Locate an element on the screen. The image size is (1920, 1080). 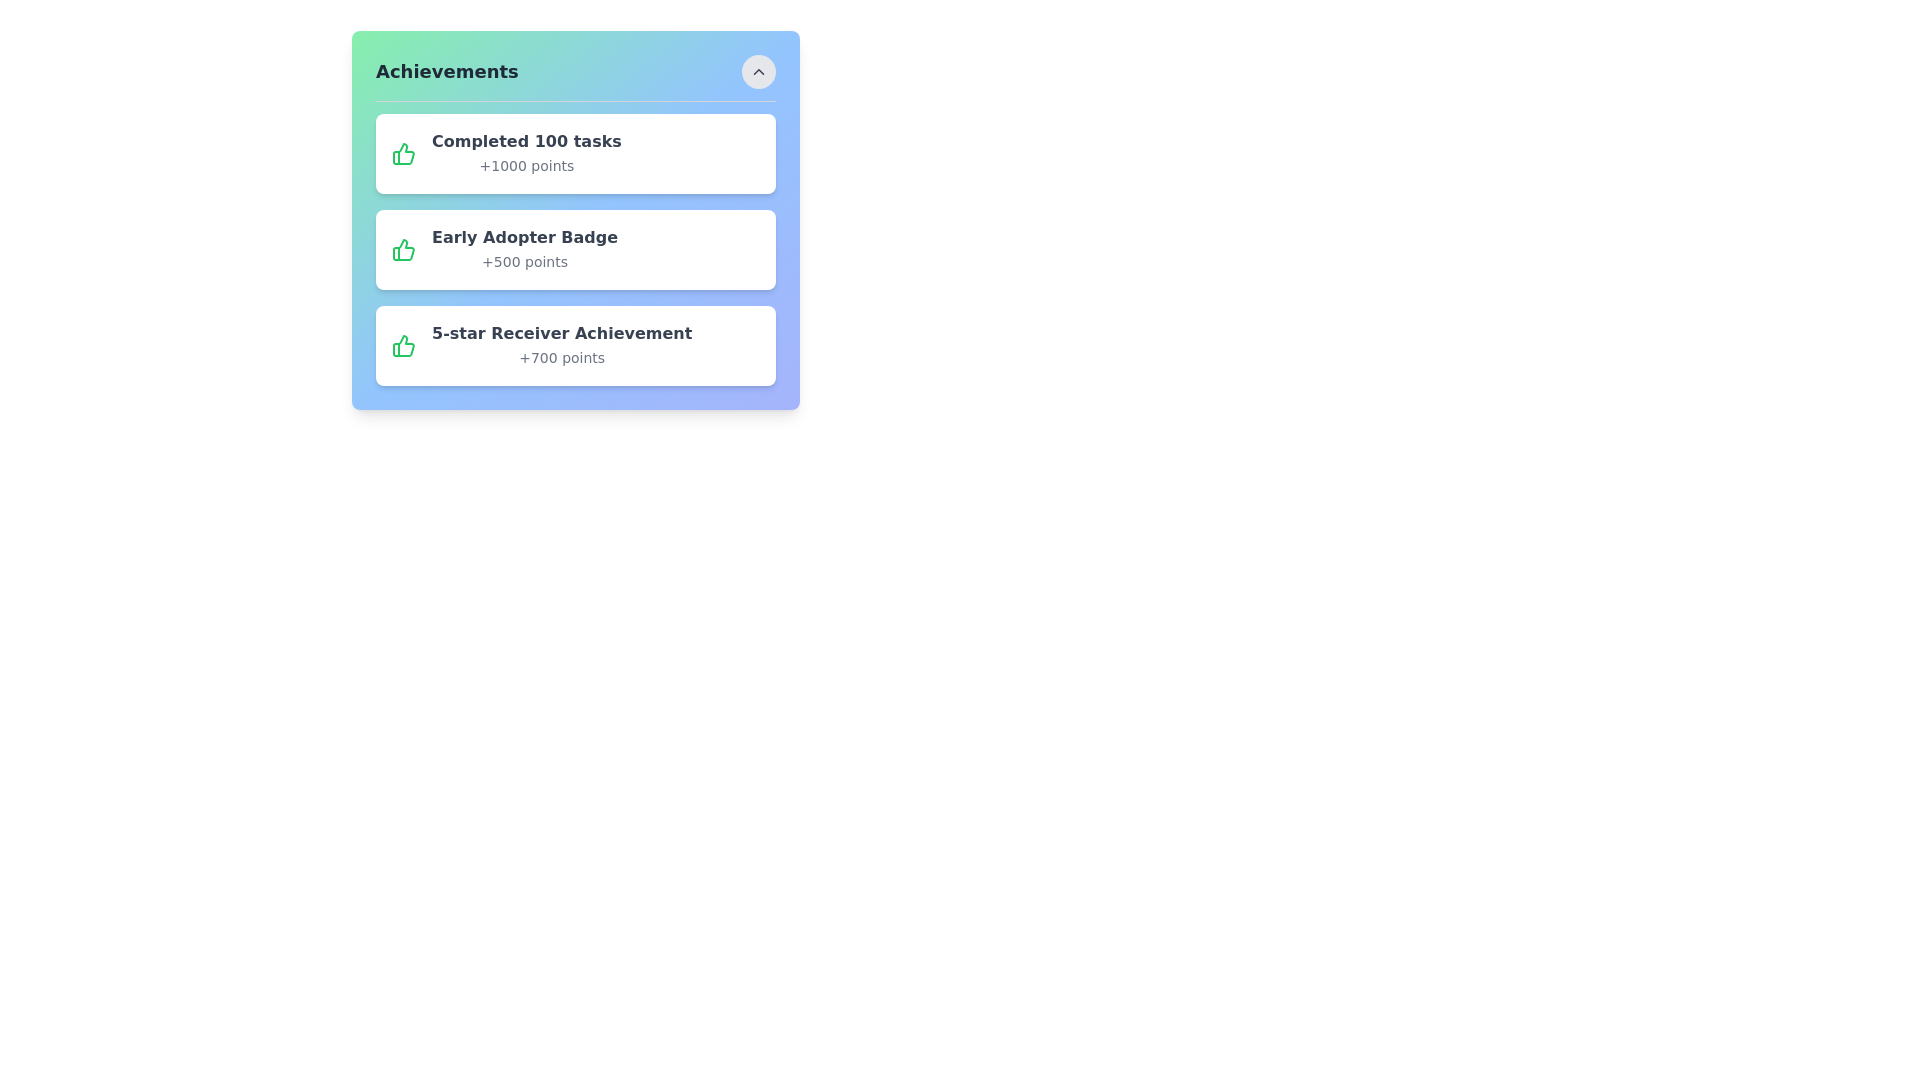
the text label displaying '5-star Receiver Achievement' in bold, dark gray font, which is located within the third box of the 'Achievements' list is located at coordinates (561, 333).